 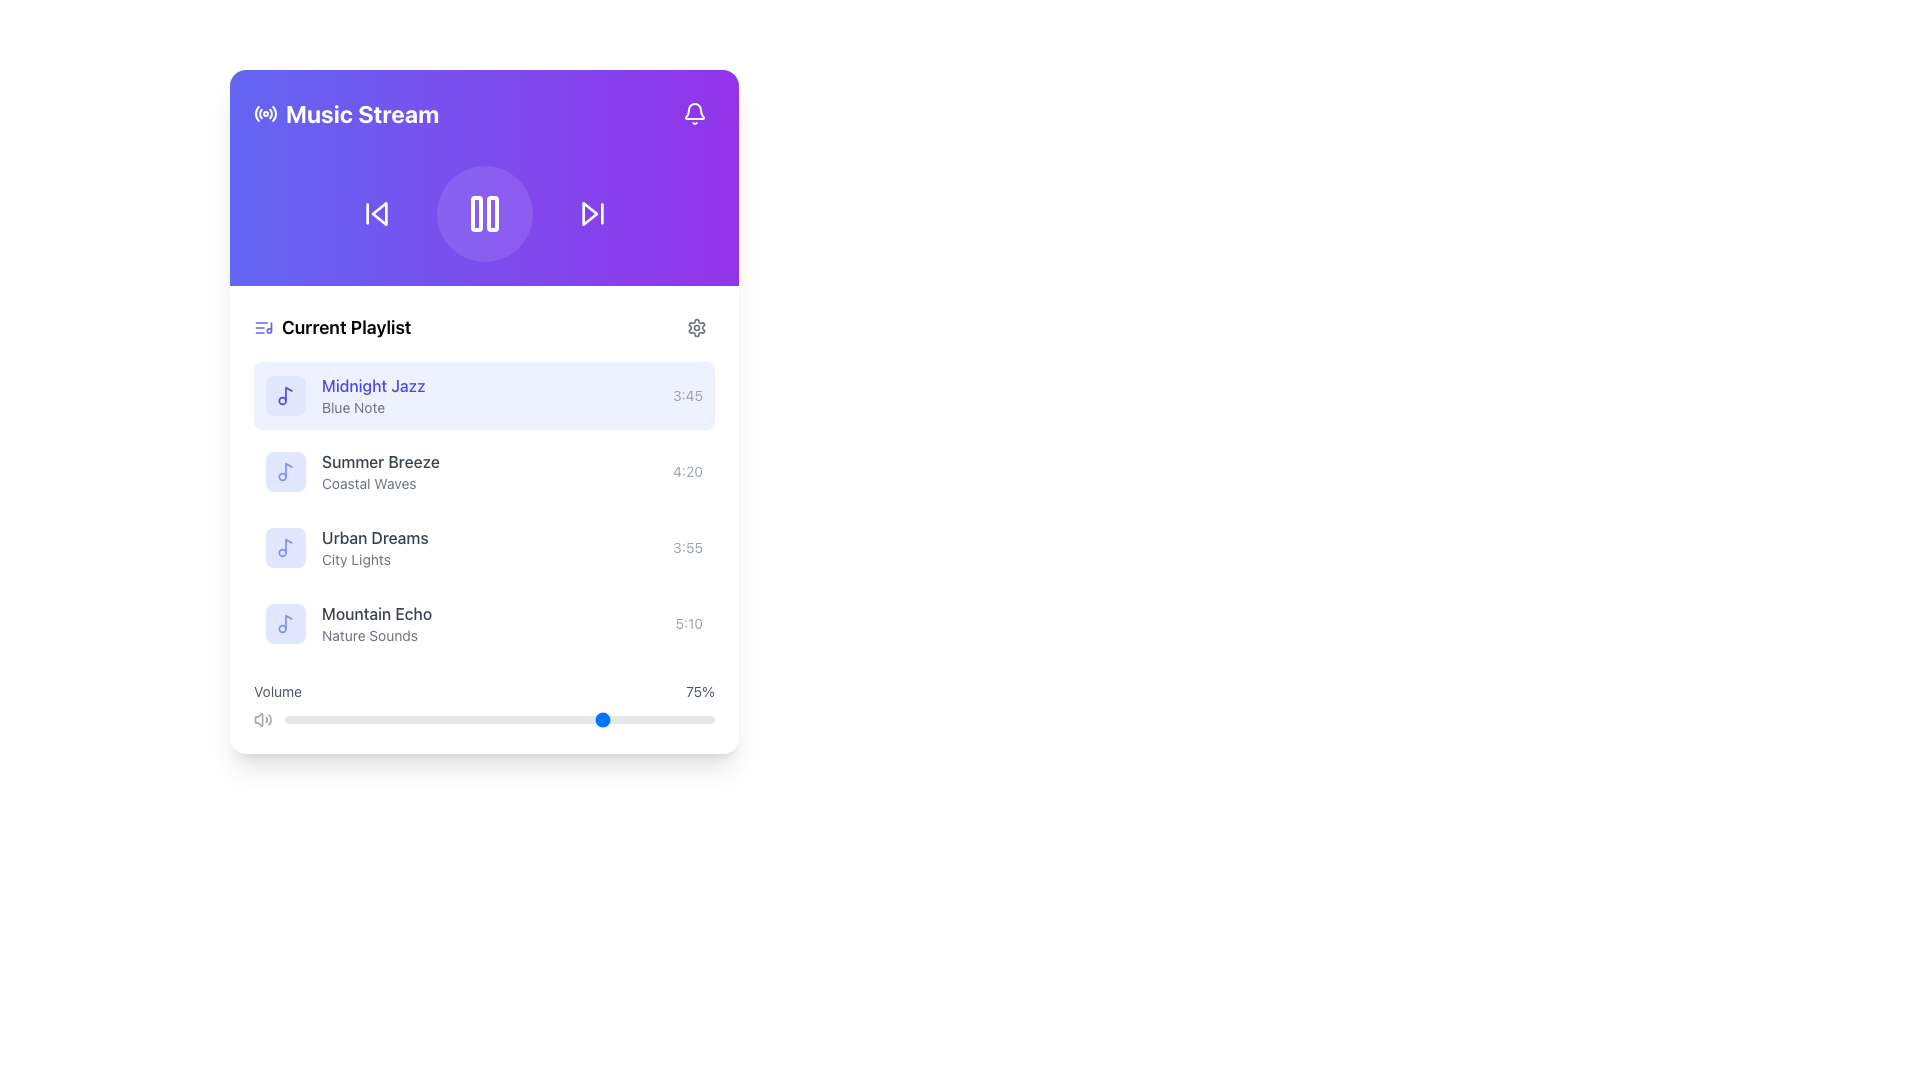 What do you see at coordinates (332, 326) in the screenshot?
I see `'Current Playlist' label that displays in bold font with a musical notes icon on the left, located near the top-middle of the playlist interface` at bounding box center [332, 326].